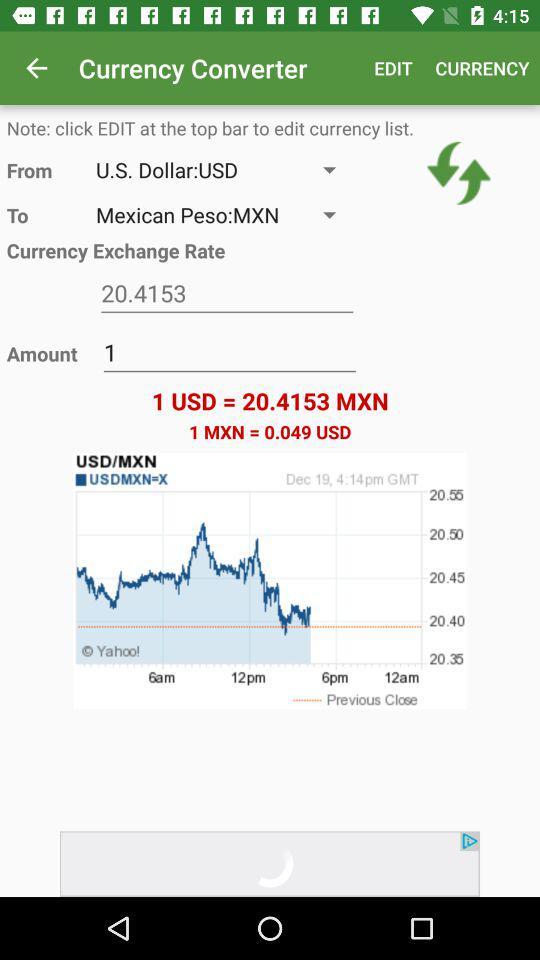  What do you see at coordinates (459, 172) in the screenshot?
I see `the item below the edit icon` at bounding box center [459, 172].